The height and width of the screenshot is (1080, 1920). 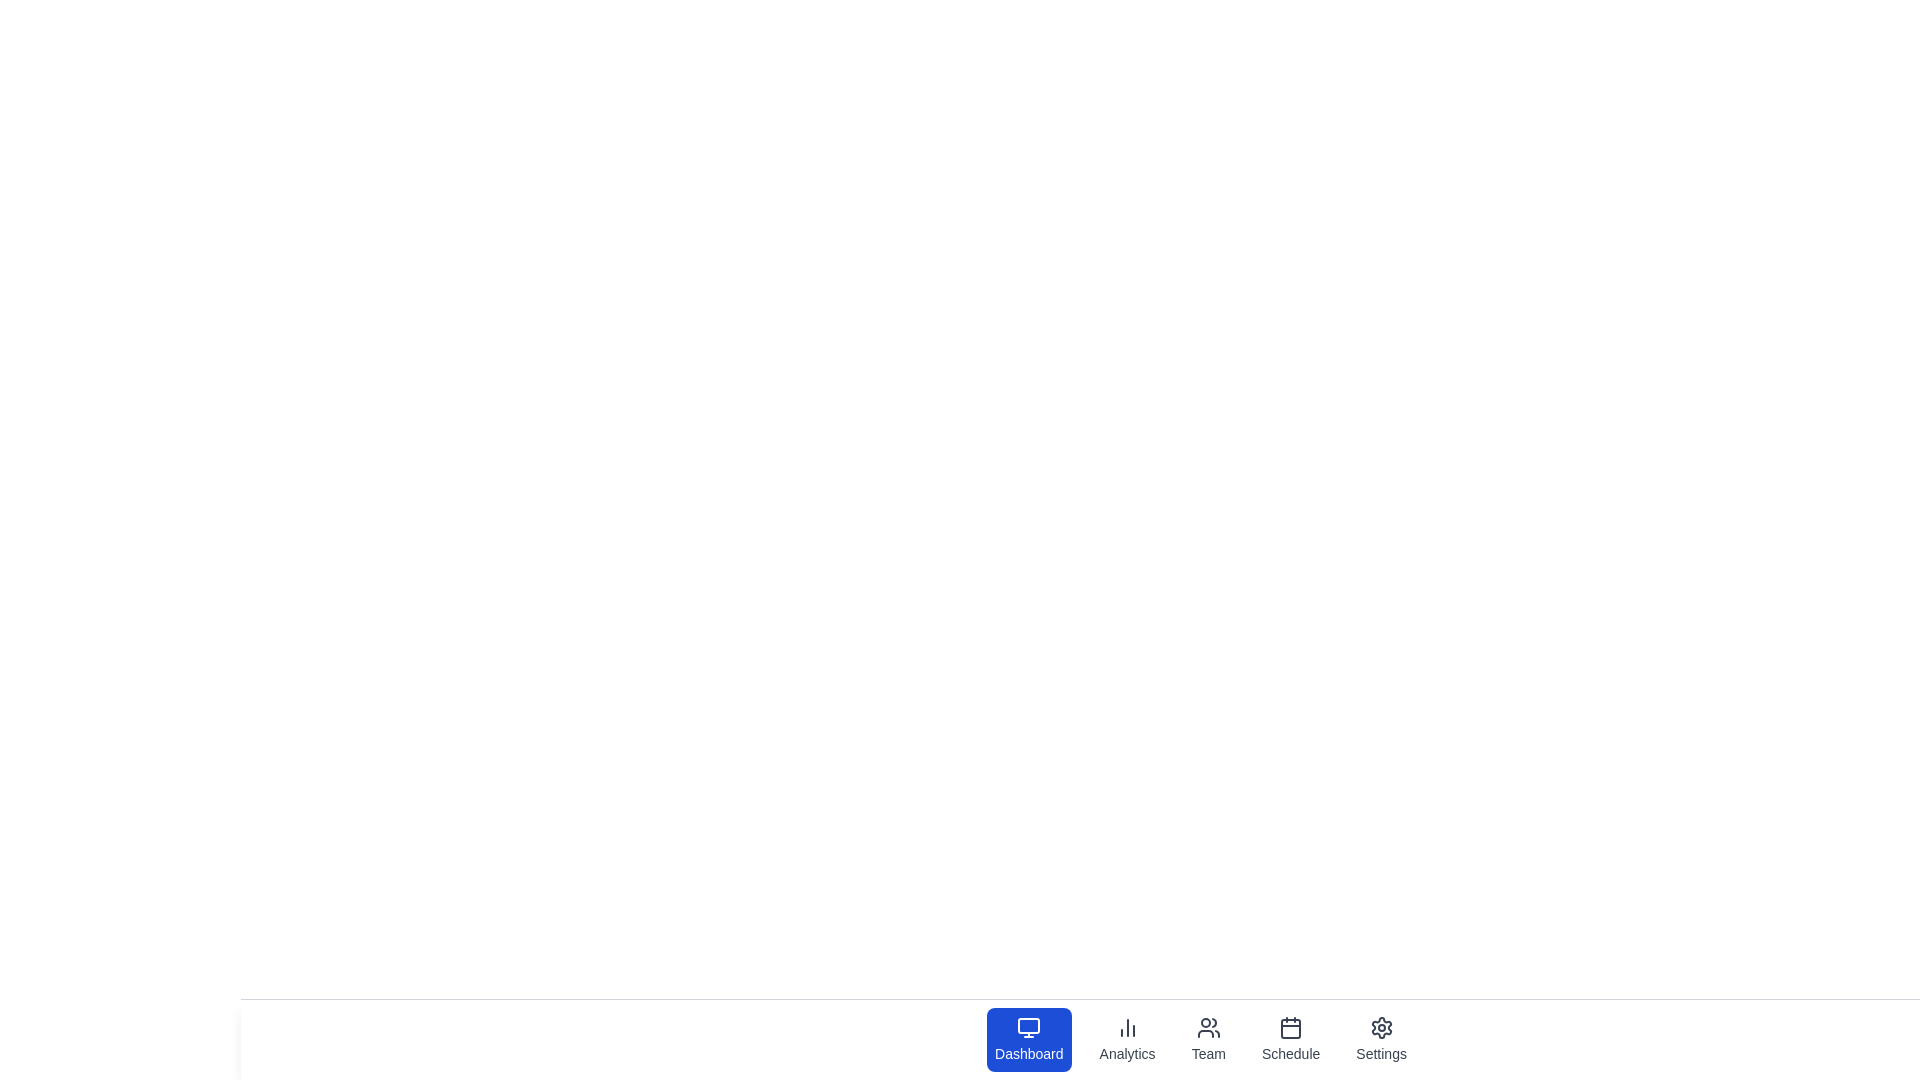 What do you see at coordinates (1291, 1039) in the screenshot?
I see `the tab icon corresponding to Schedule` at bounding box center [1291, 1039].